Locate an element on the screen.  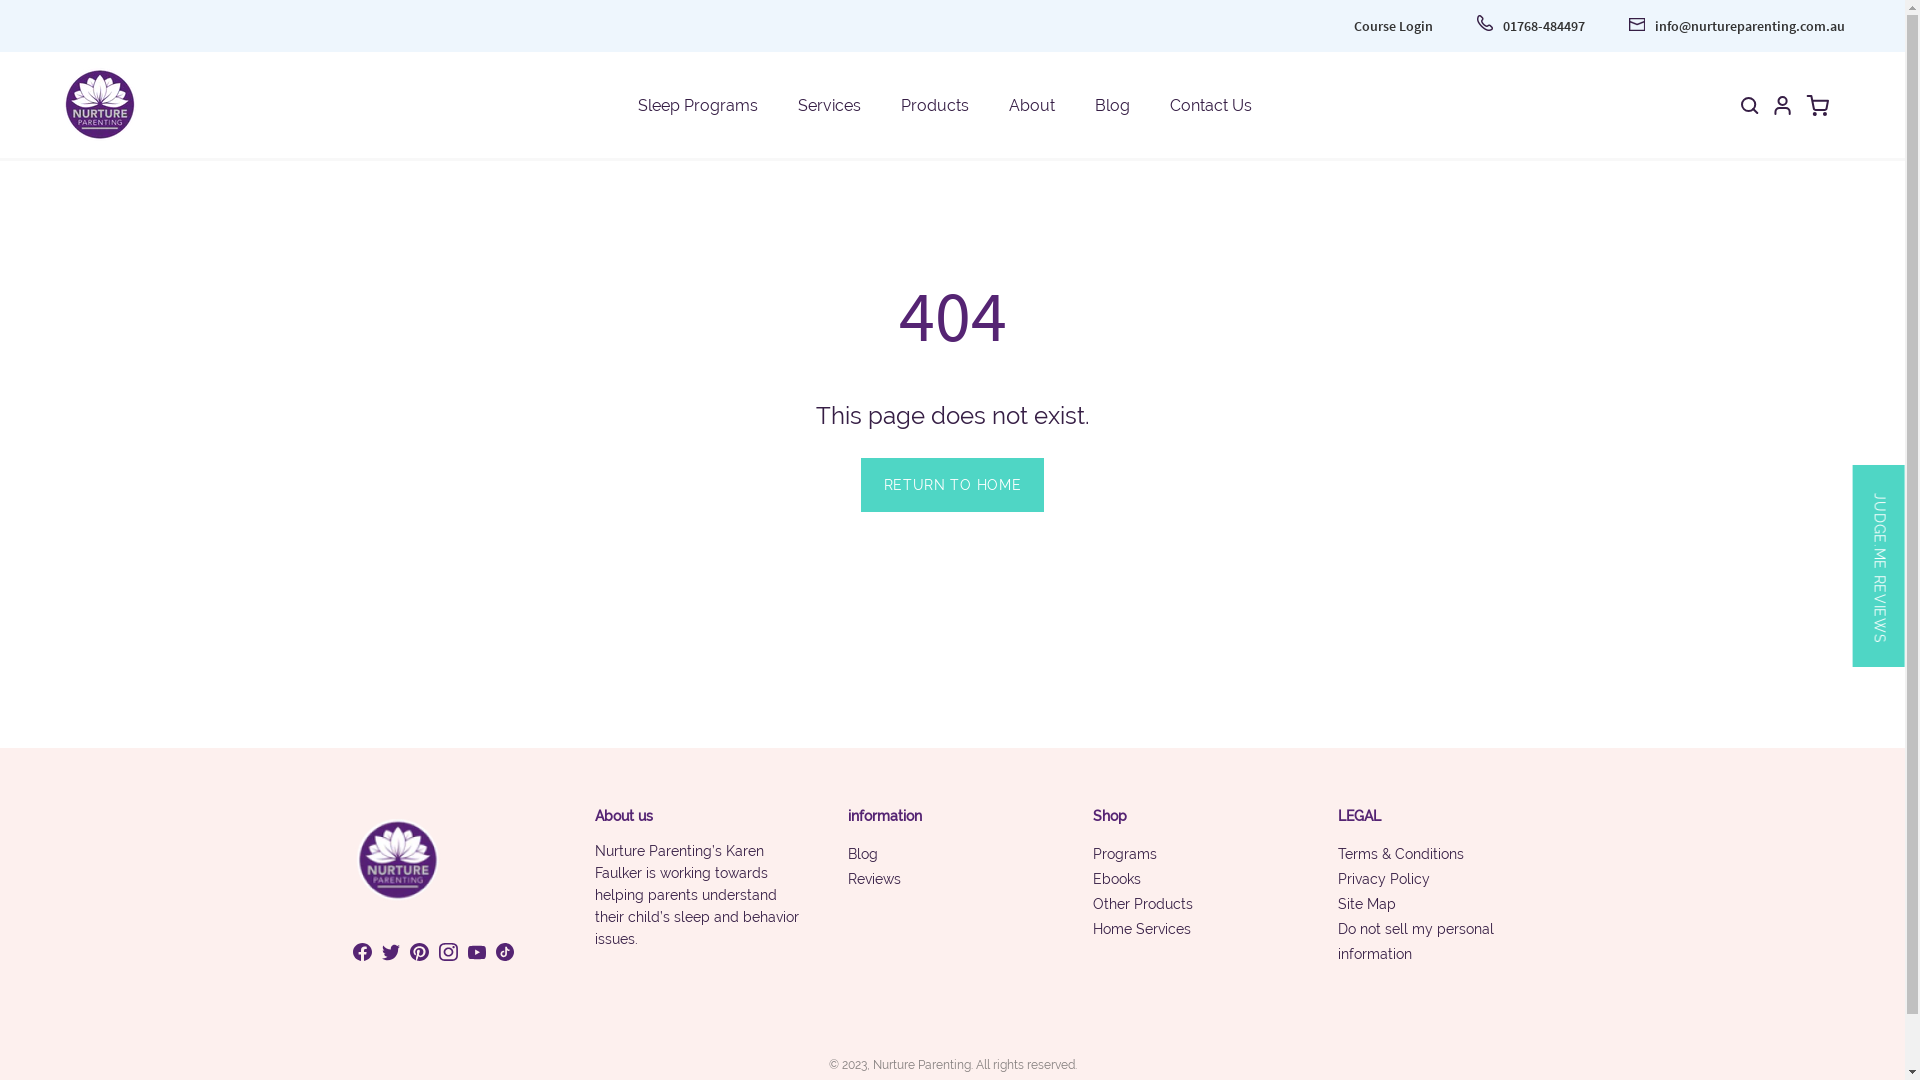
'Shop' is located at coordinates (1108, 817).